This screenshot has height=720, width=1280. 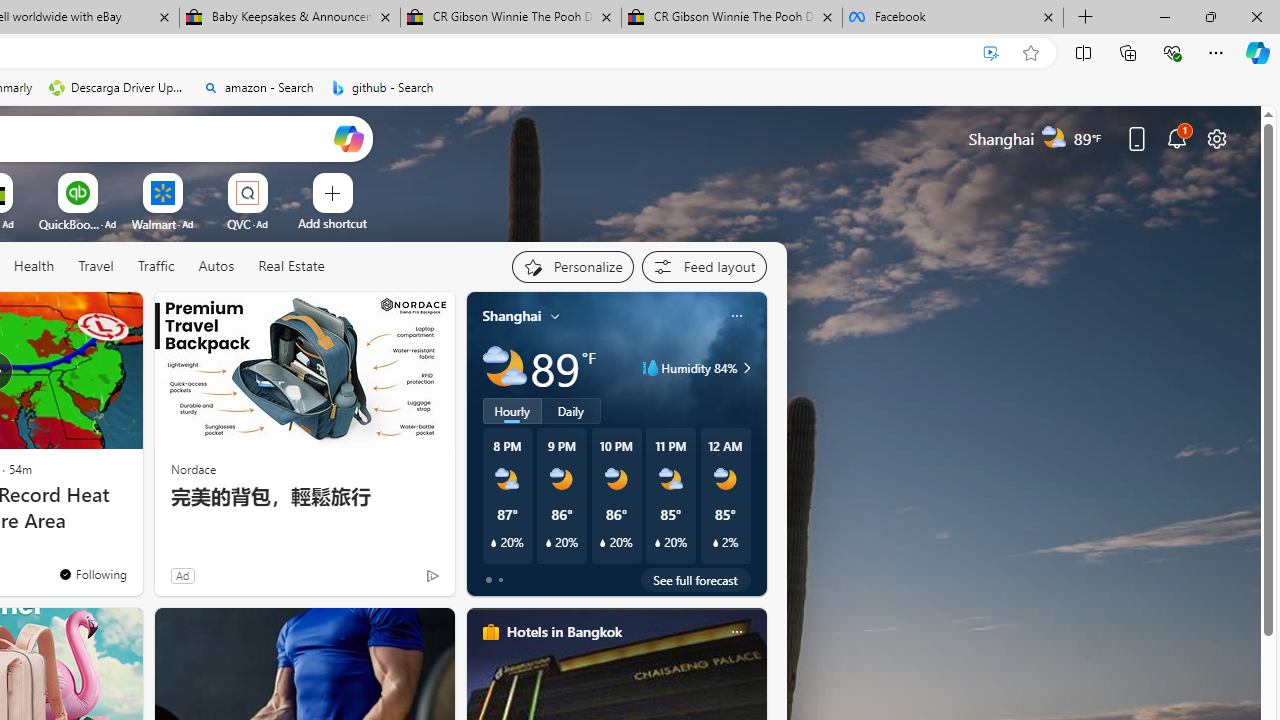 I want to click on 'Hourly', so click(x=512, y=410).